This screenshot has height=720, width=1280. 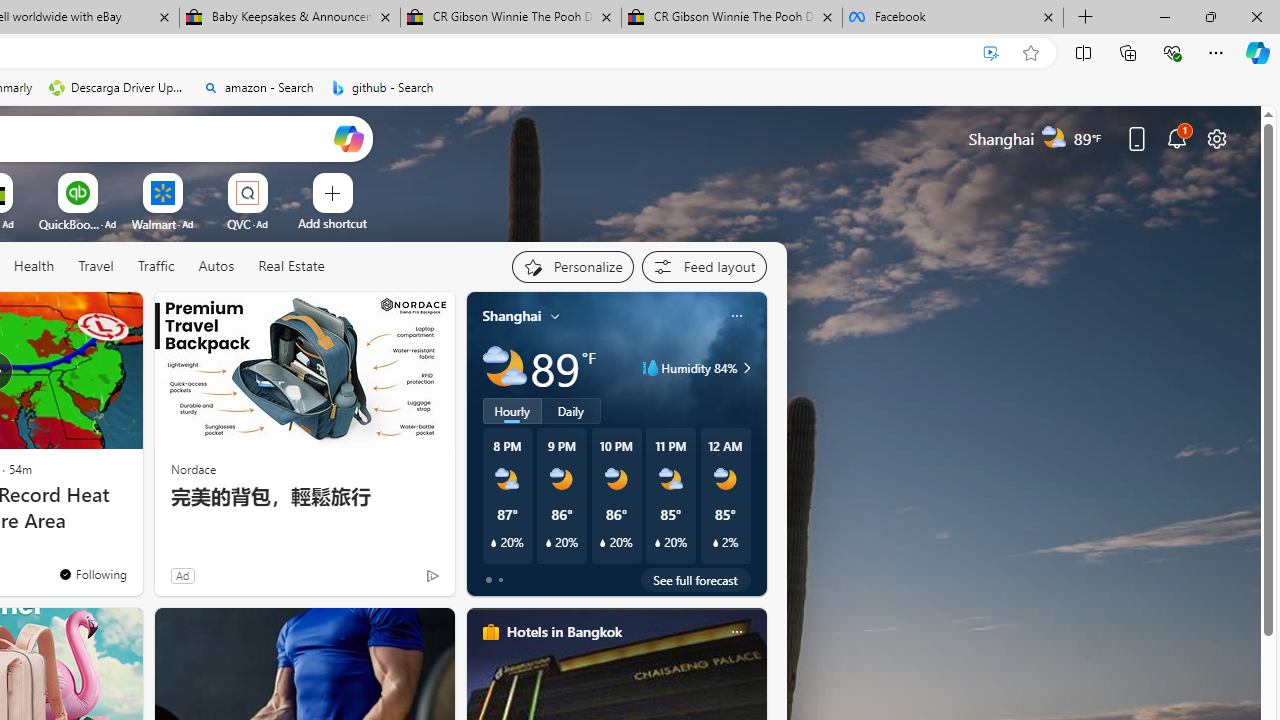 I want to click on 'Hourly', so click(x=512, y=410).